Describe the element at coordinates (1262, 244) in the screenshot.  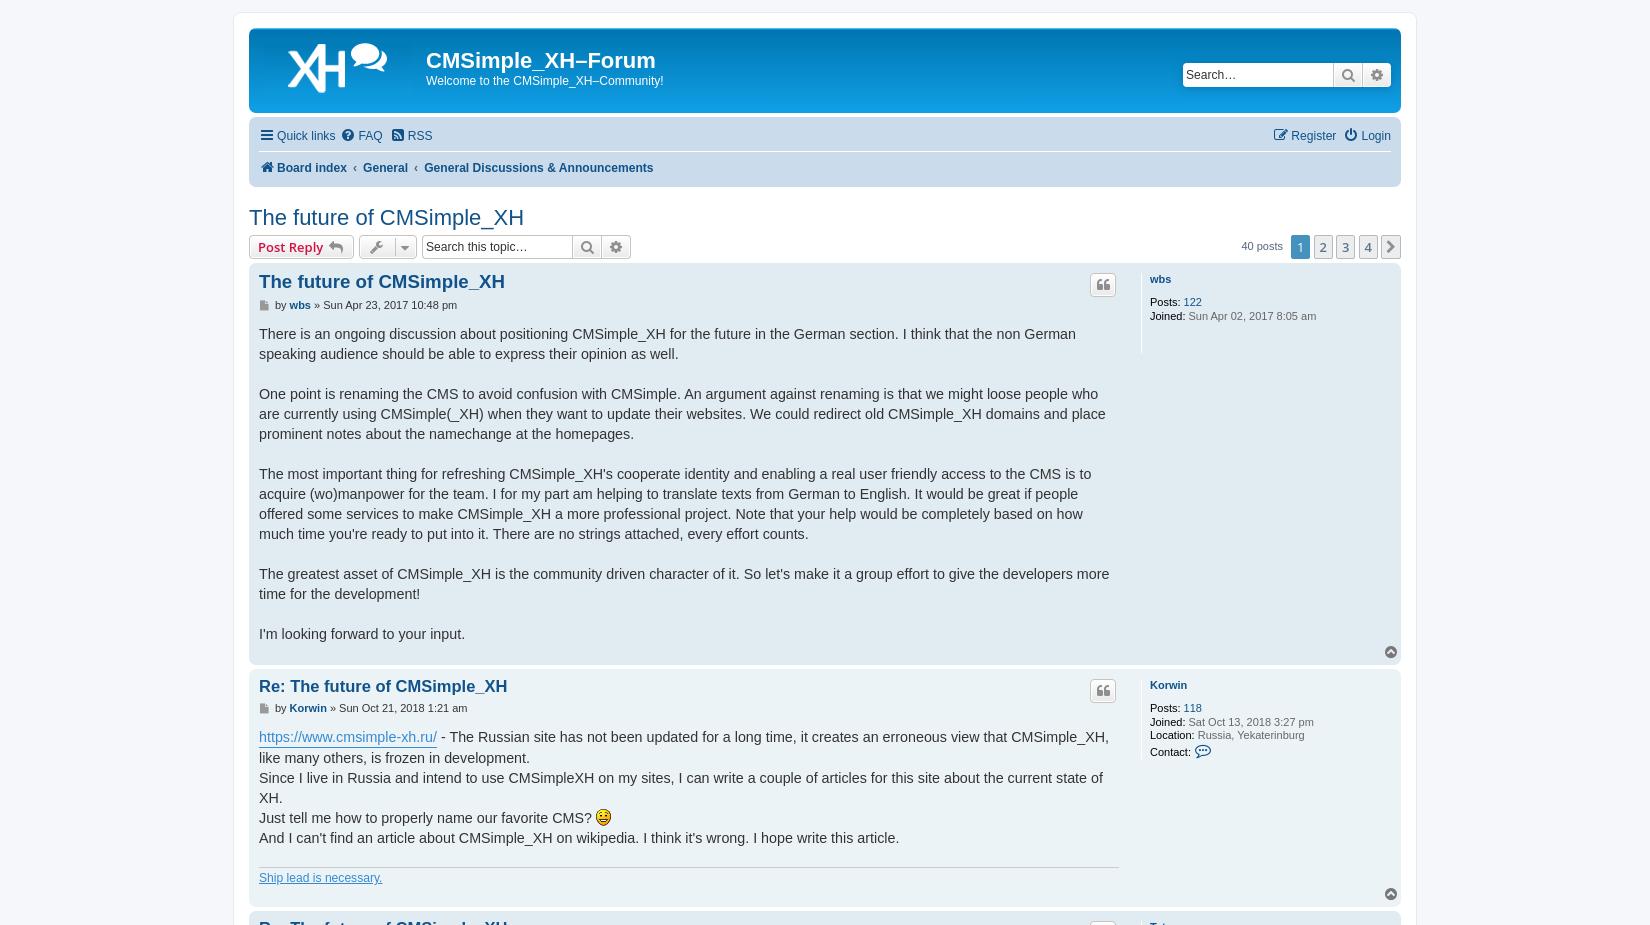
I see `'40 posts'` at that location.